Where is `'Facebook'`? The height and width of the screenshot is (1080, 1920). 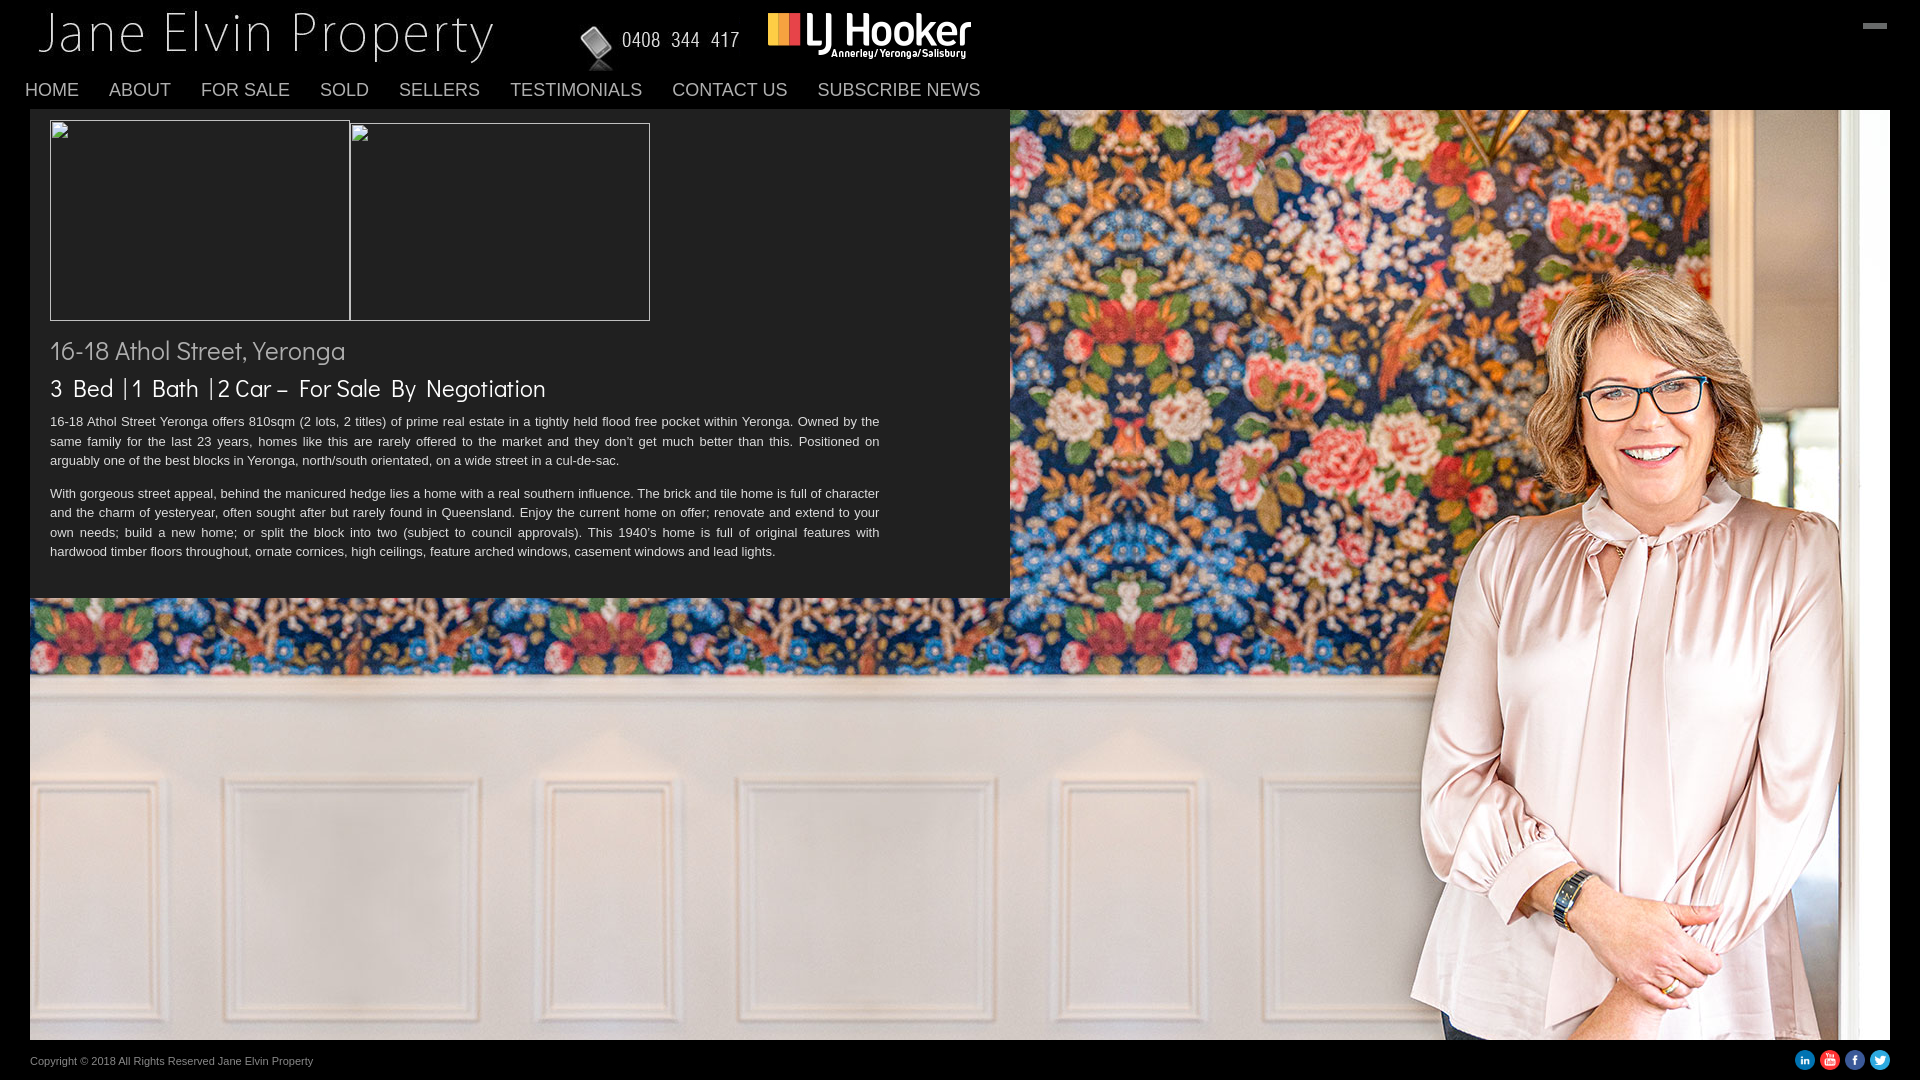
'Facebook' is located at coordinates (1853, 1064).